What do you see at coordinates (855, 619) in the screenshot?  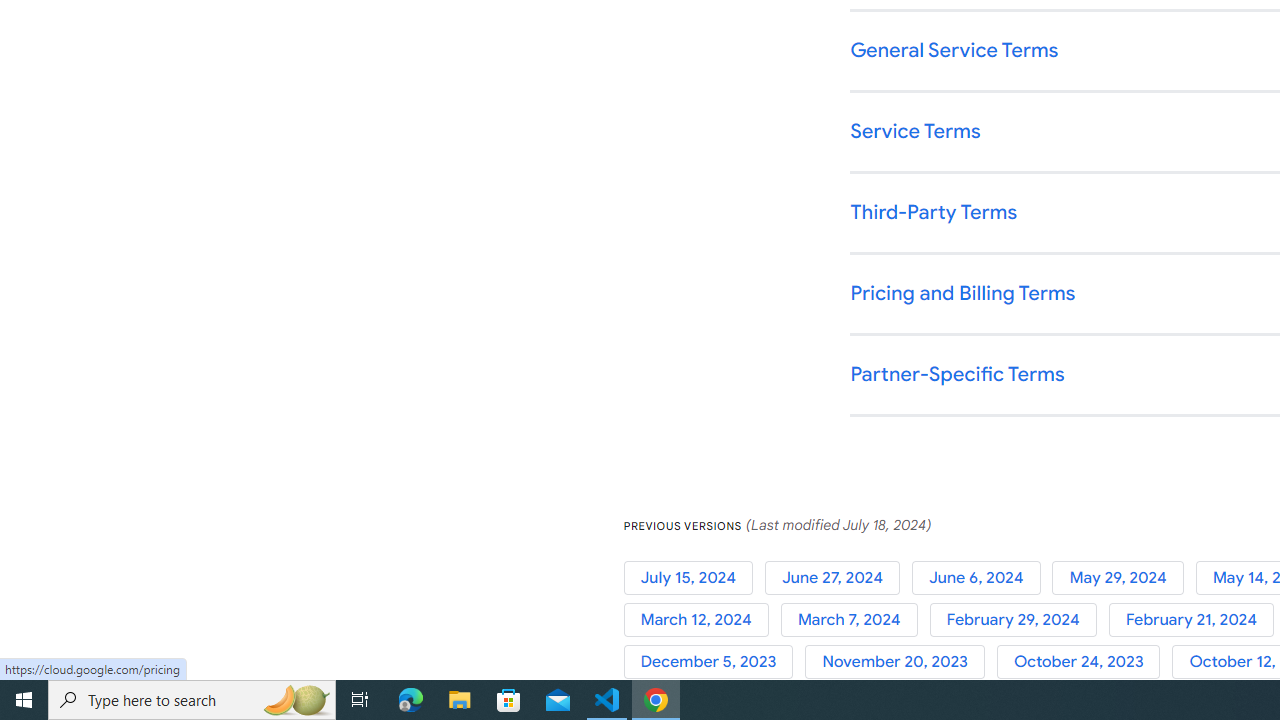 I see `'March 7, 2024'` at bounding box center [855, 619].